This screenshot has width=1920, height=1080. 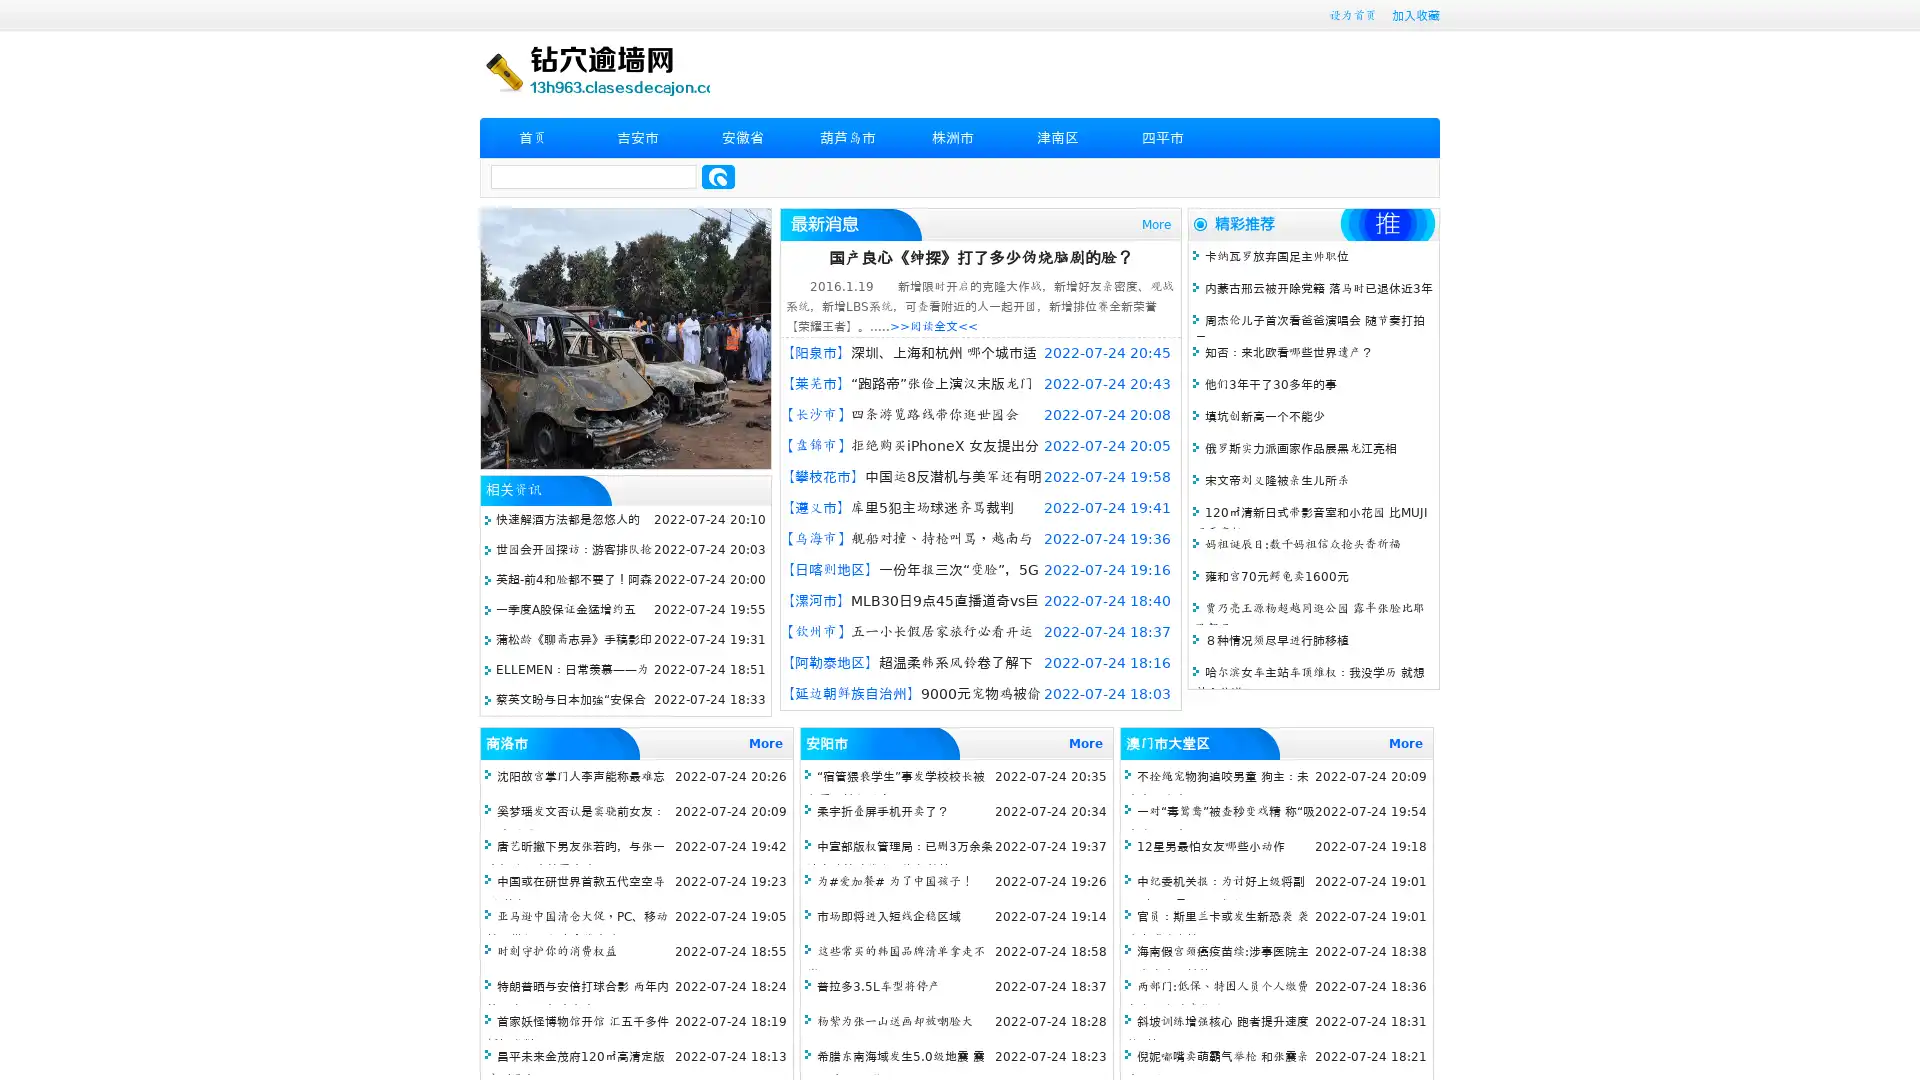 What do you see at coordinates (718, 176) in the screenshot?
I see `Search` at bounding box center [718, 176].